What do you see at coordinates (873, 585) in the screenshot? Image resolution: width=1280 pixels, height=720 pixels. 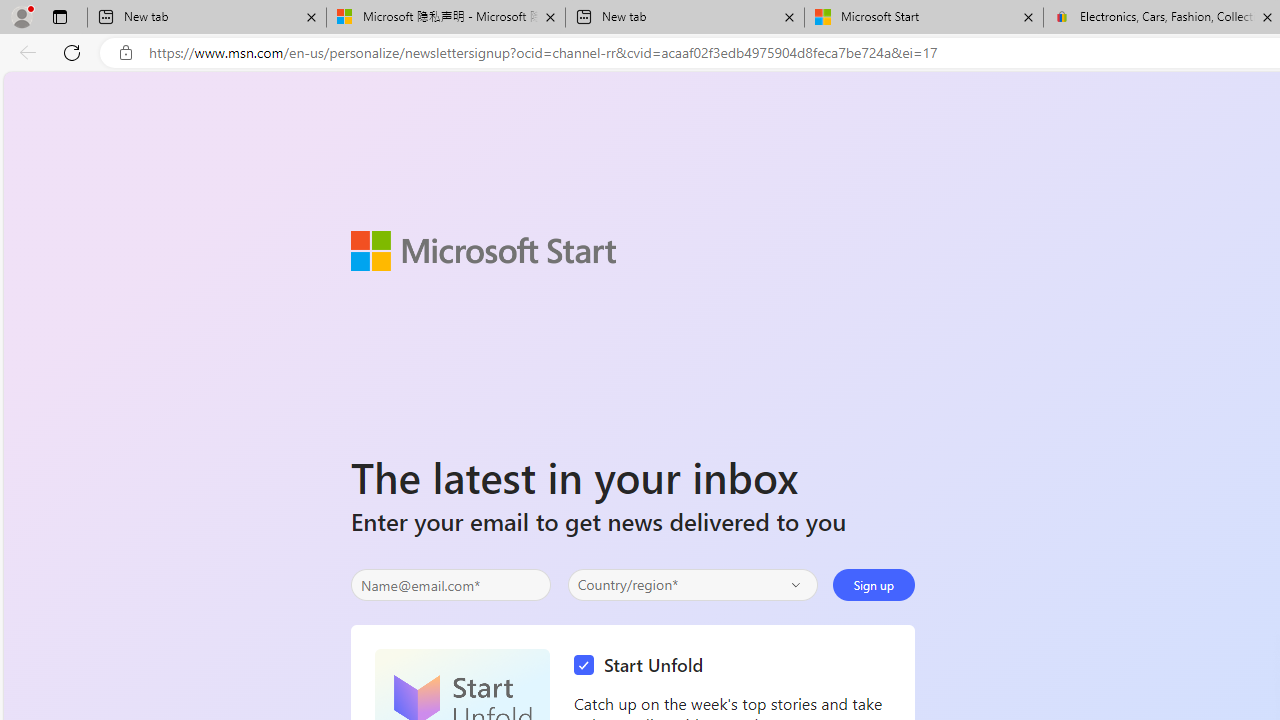 I see `'Sign up'` at bounding box center [873, 585].